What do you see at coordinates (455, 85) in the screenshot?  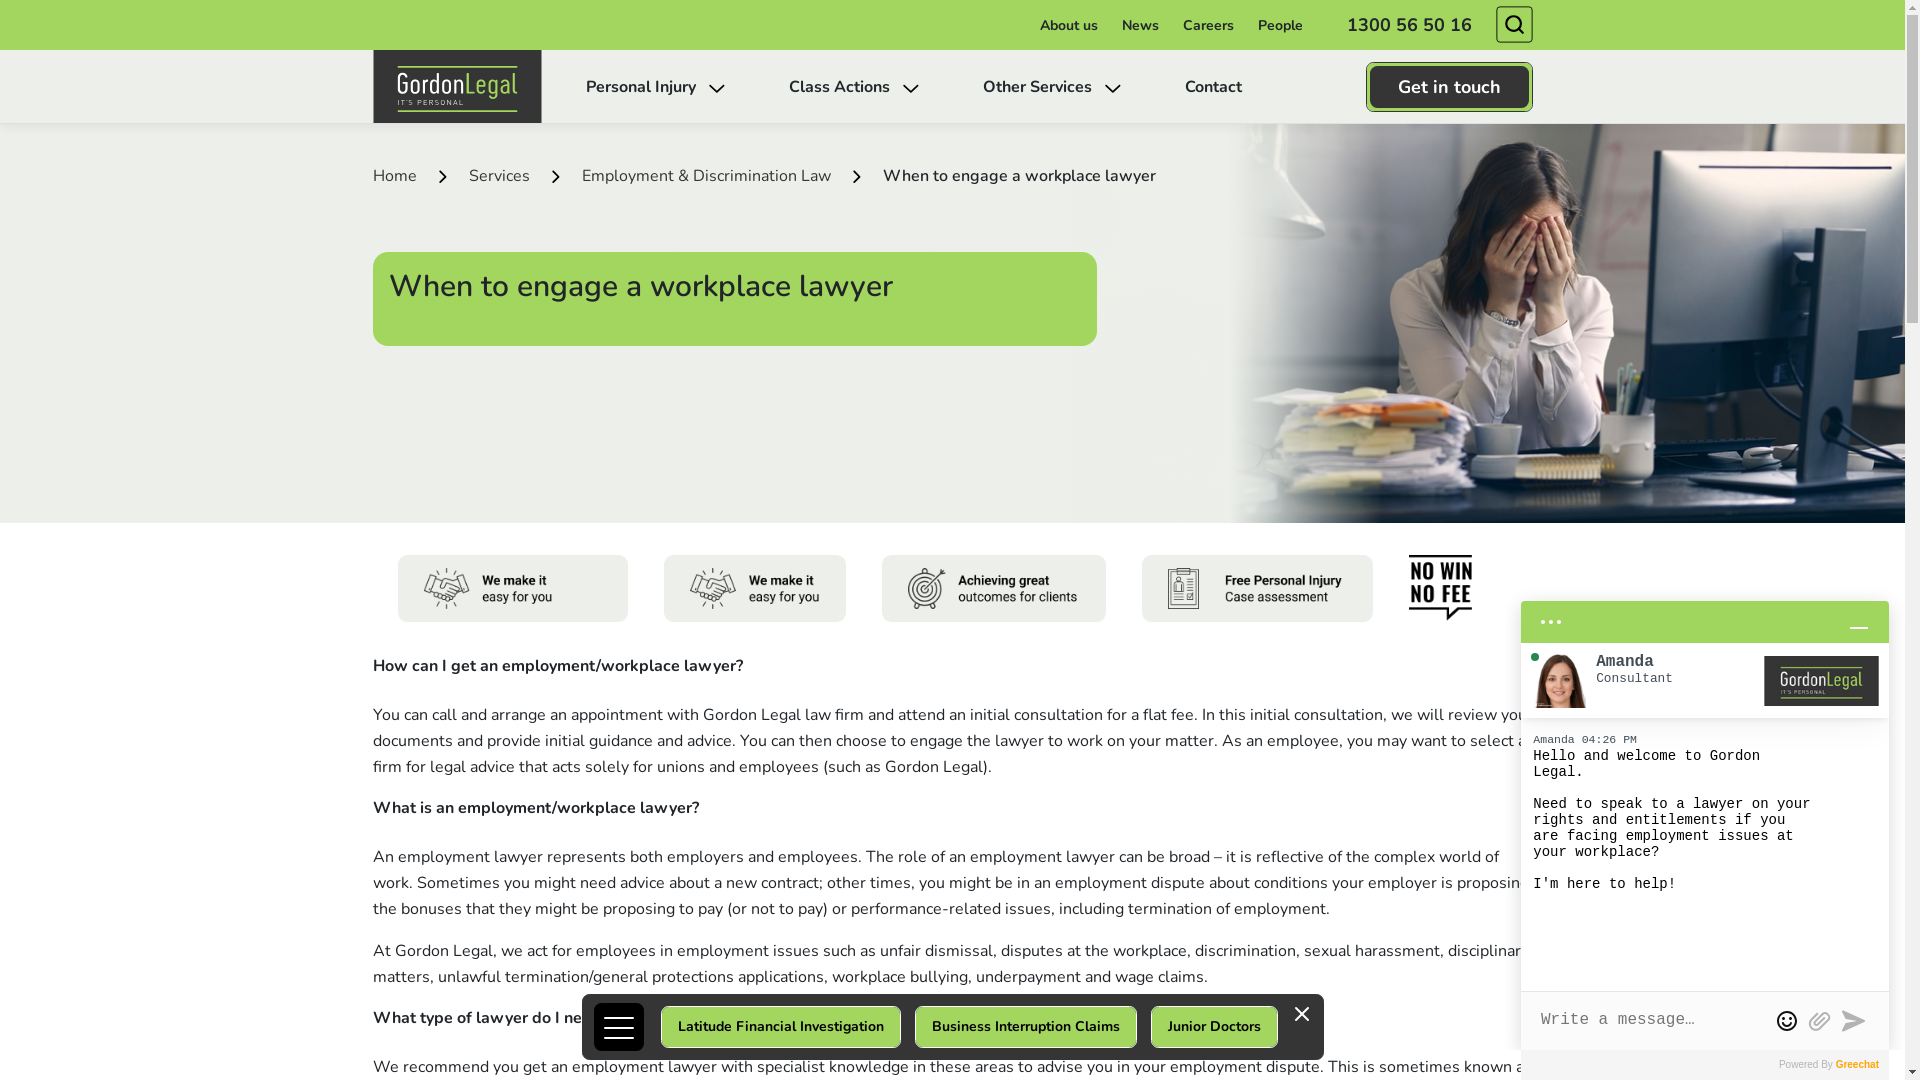 I see `'Gordon Legal'` at bounding box center [455, 85].